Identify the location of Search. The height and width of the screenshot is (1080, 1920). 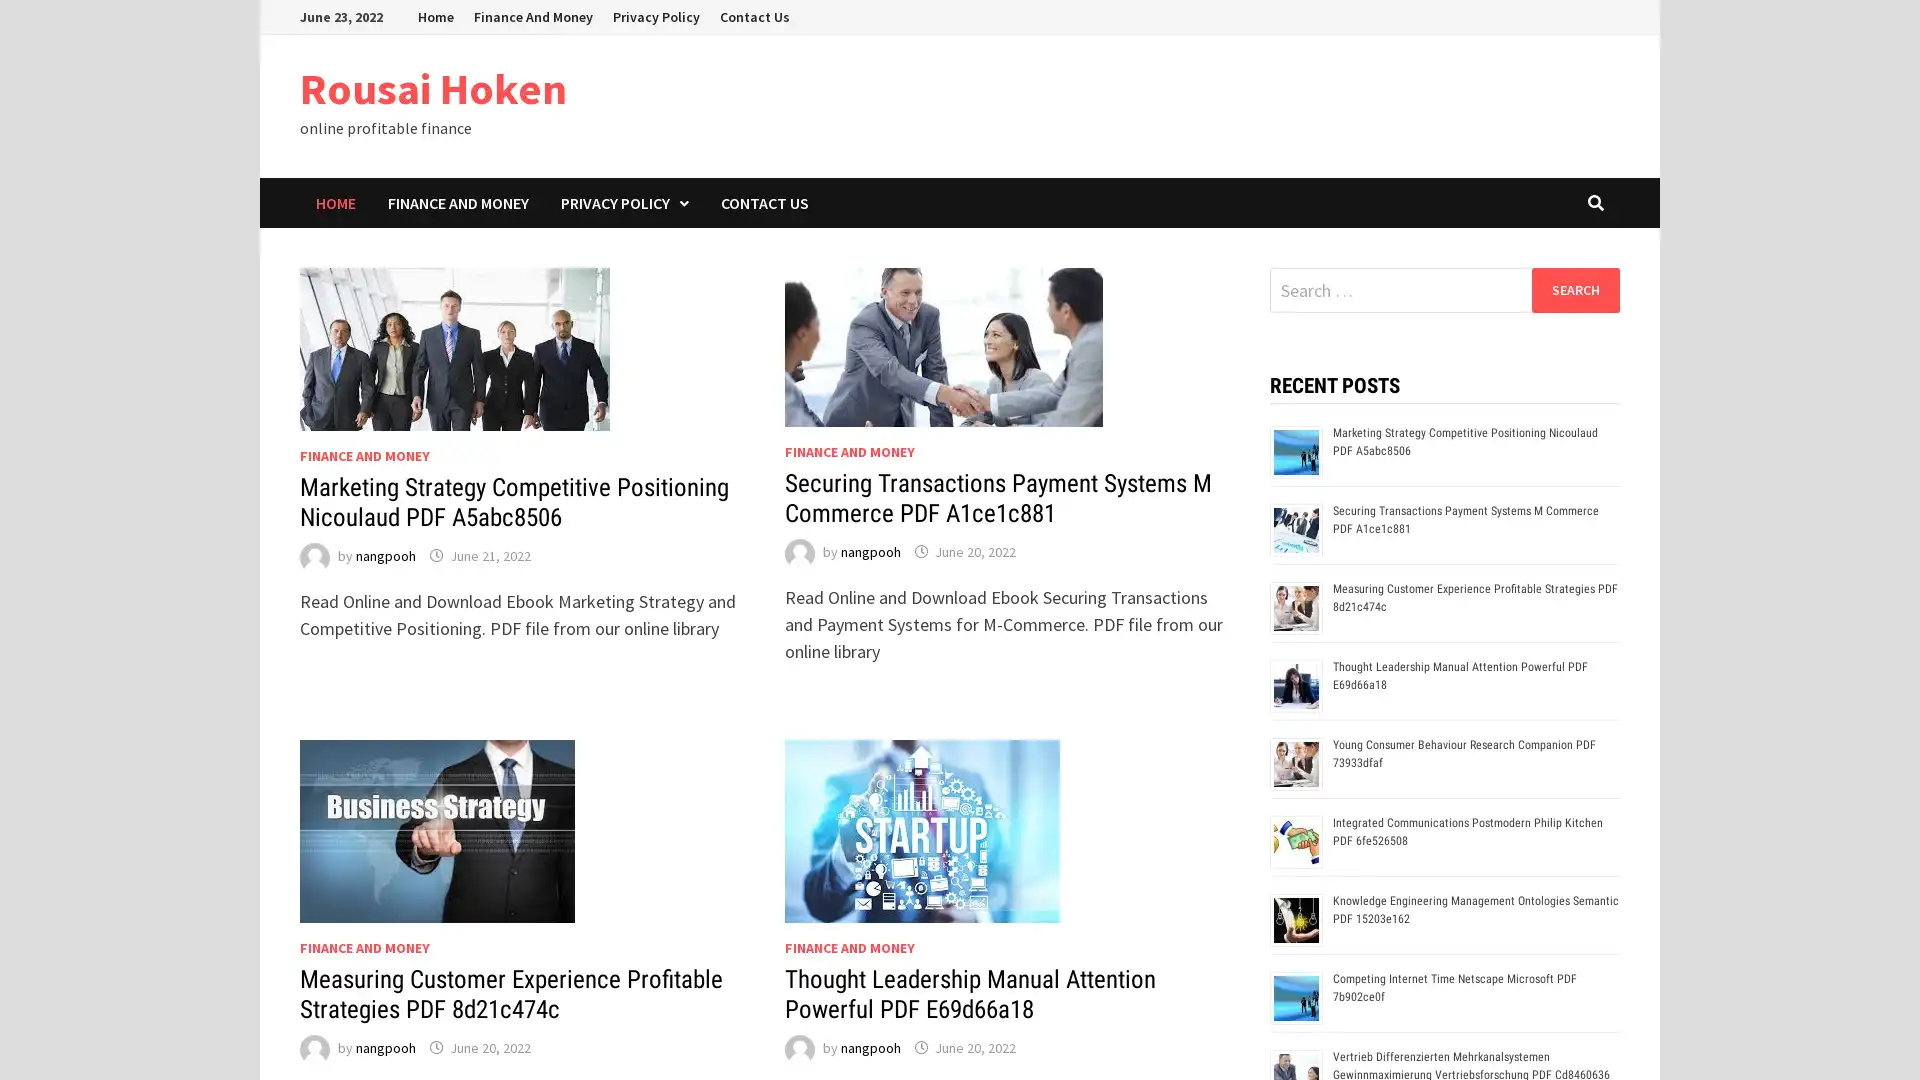
(1574, 289).